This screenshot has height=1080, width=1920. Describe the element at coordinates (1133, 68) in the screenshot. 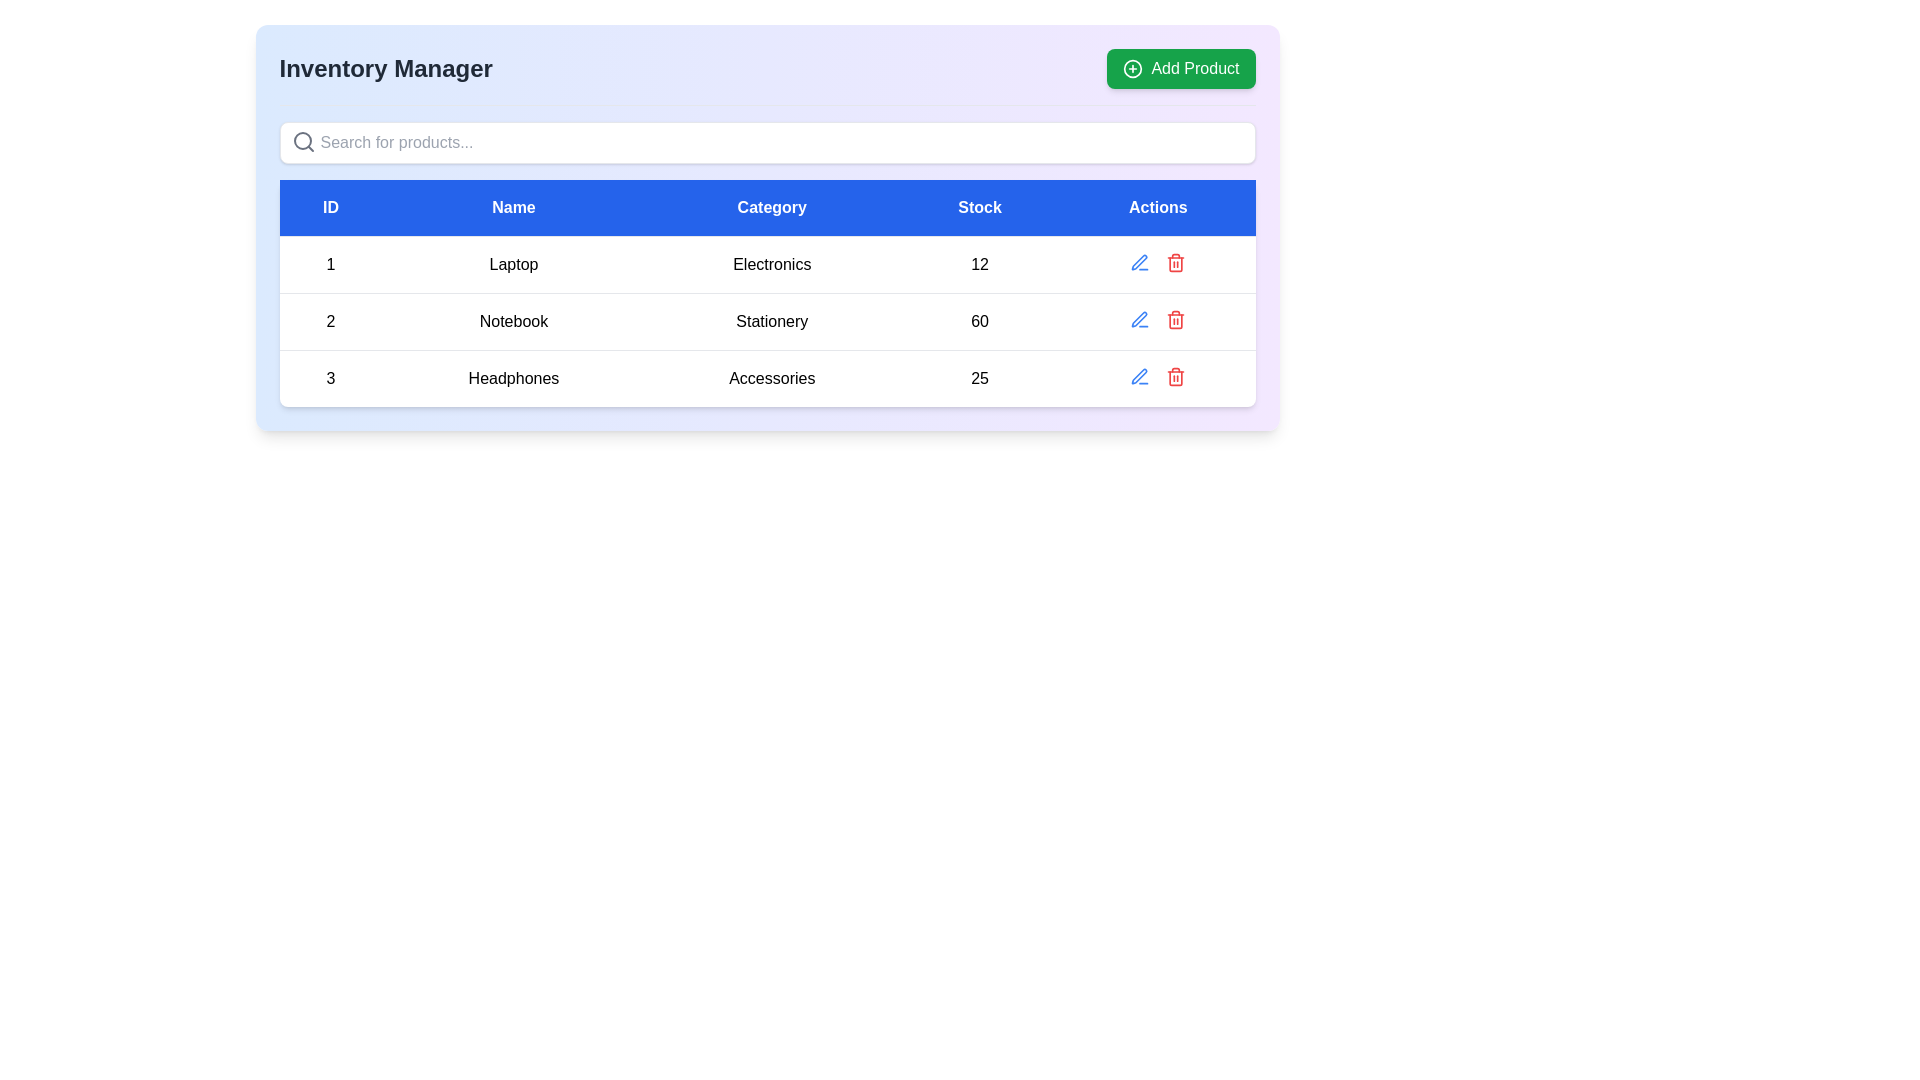

I see `the SVG Circle element that is part of the 'Add Product' button, which visually contains a '+' sign` at that location.